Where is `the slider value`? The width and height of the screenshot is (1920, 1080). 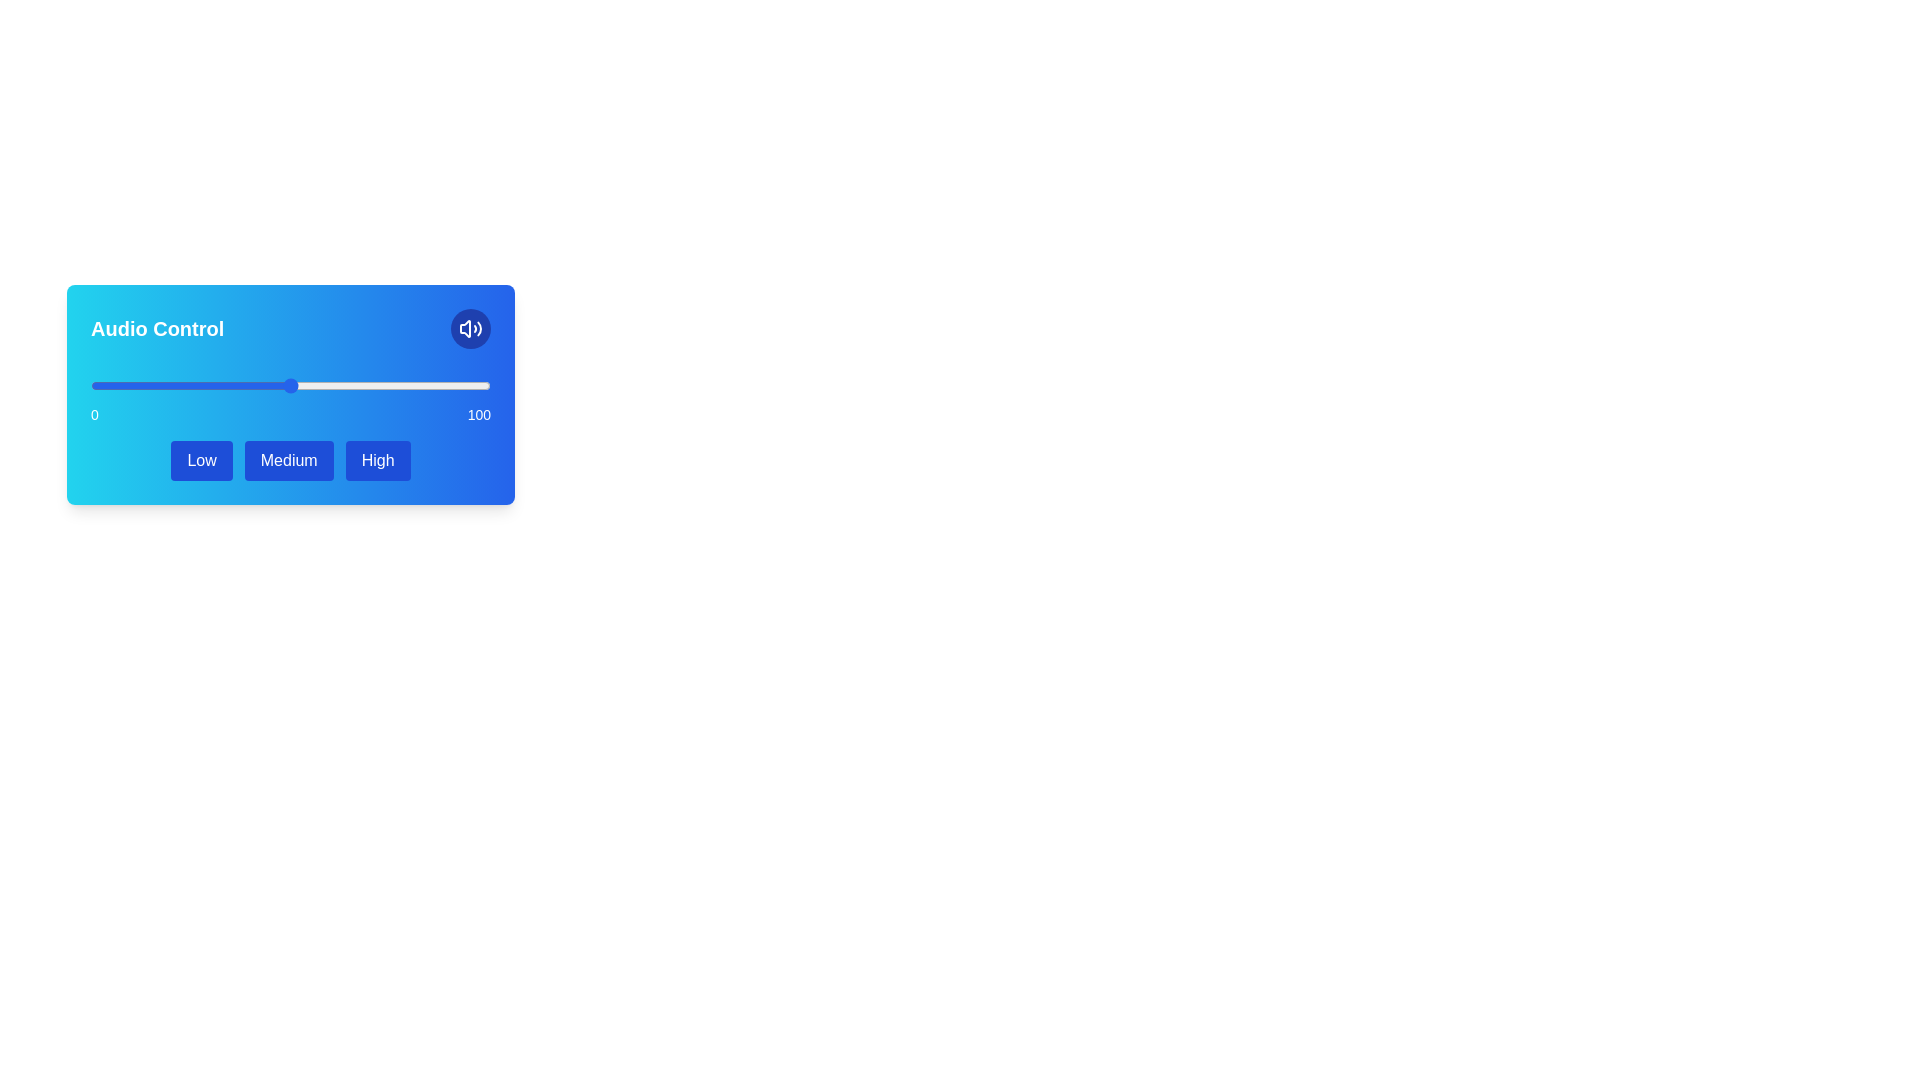 the slider value is located at coordinates (178, 385).